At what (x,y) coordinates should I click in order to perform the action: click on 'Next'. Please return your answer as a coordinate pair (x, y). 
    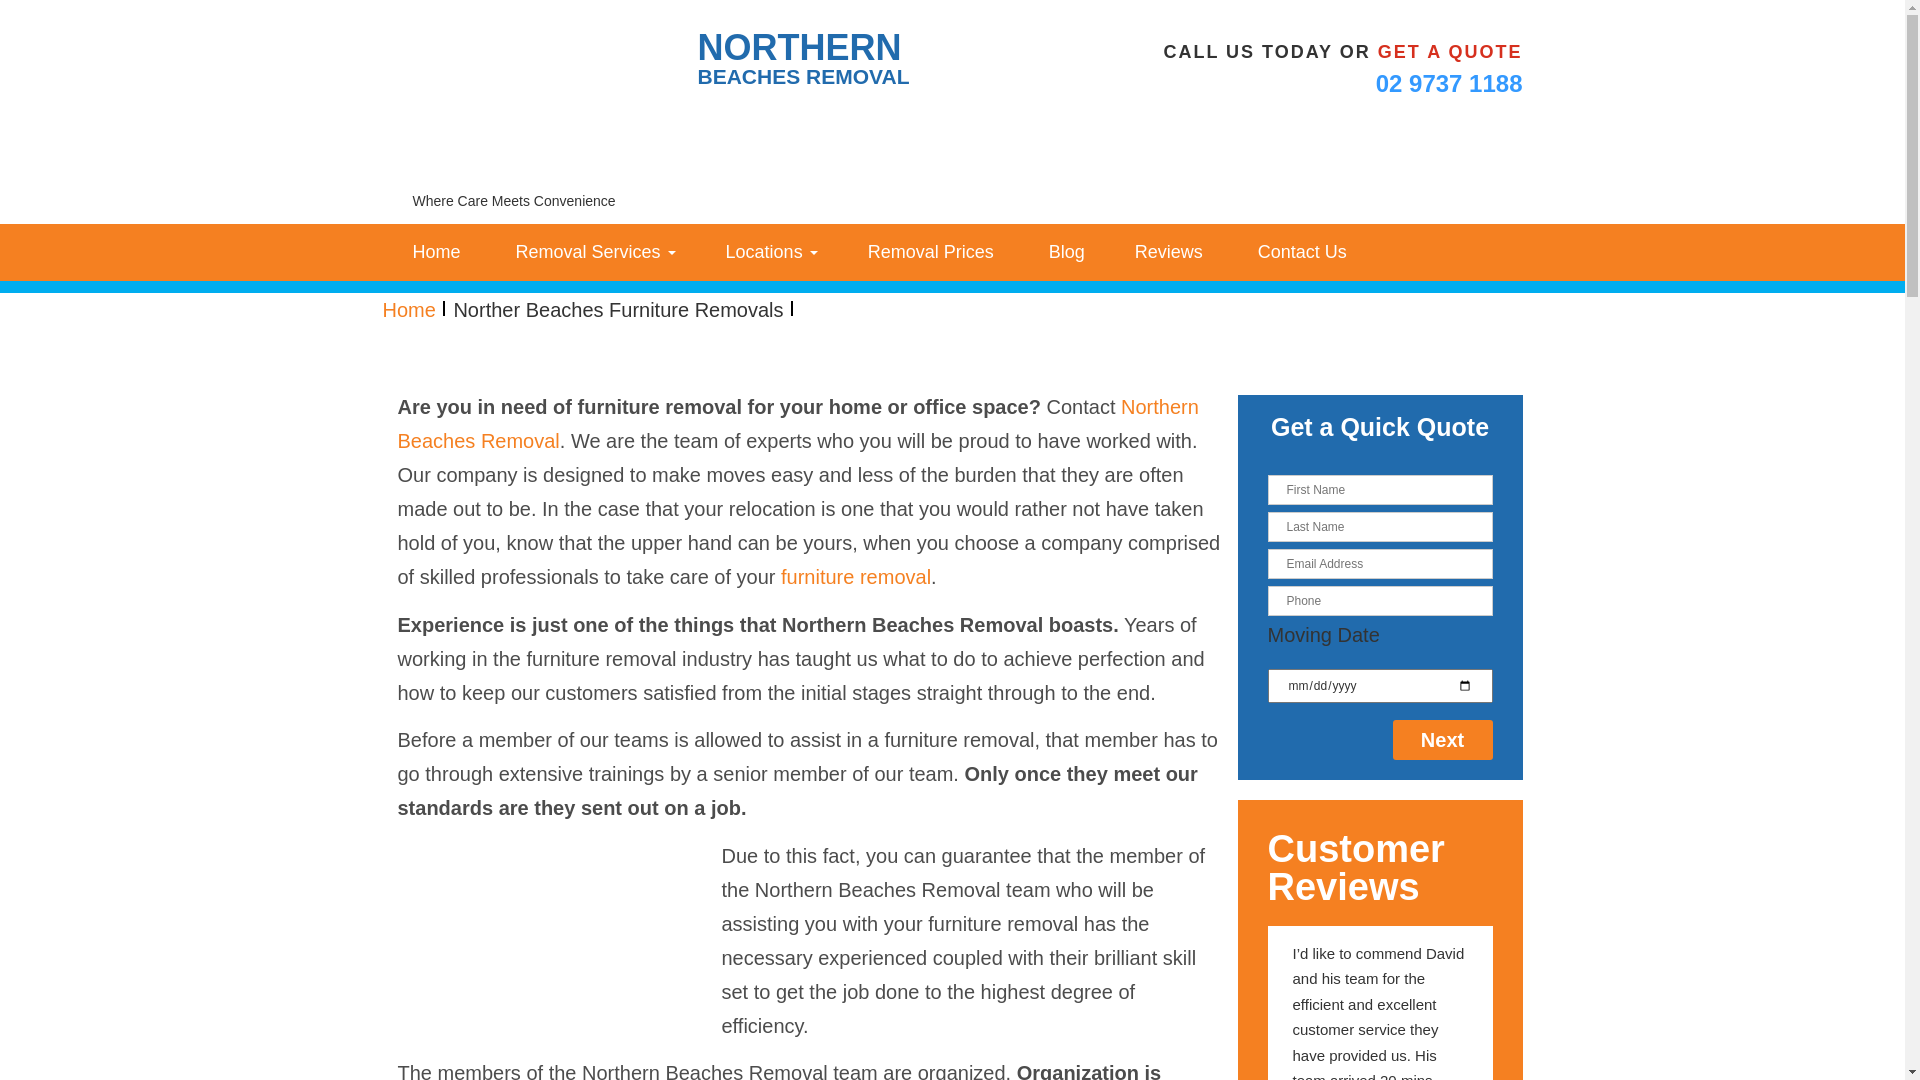
    Looking at the image, I should click on (1391, 740).